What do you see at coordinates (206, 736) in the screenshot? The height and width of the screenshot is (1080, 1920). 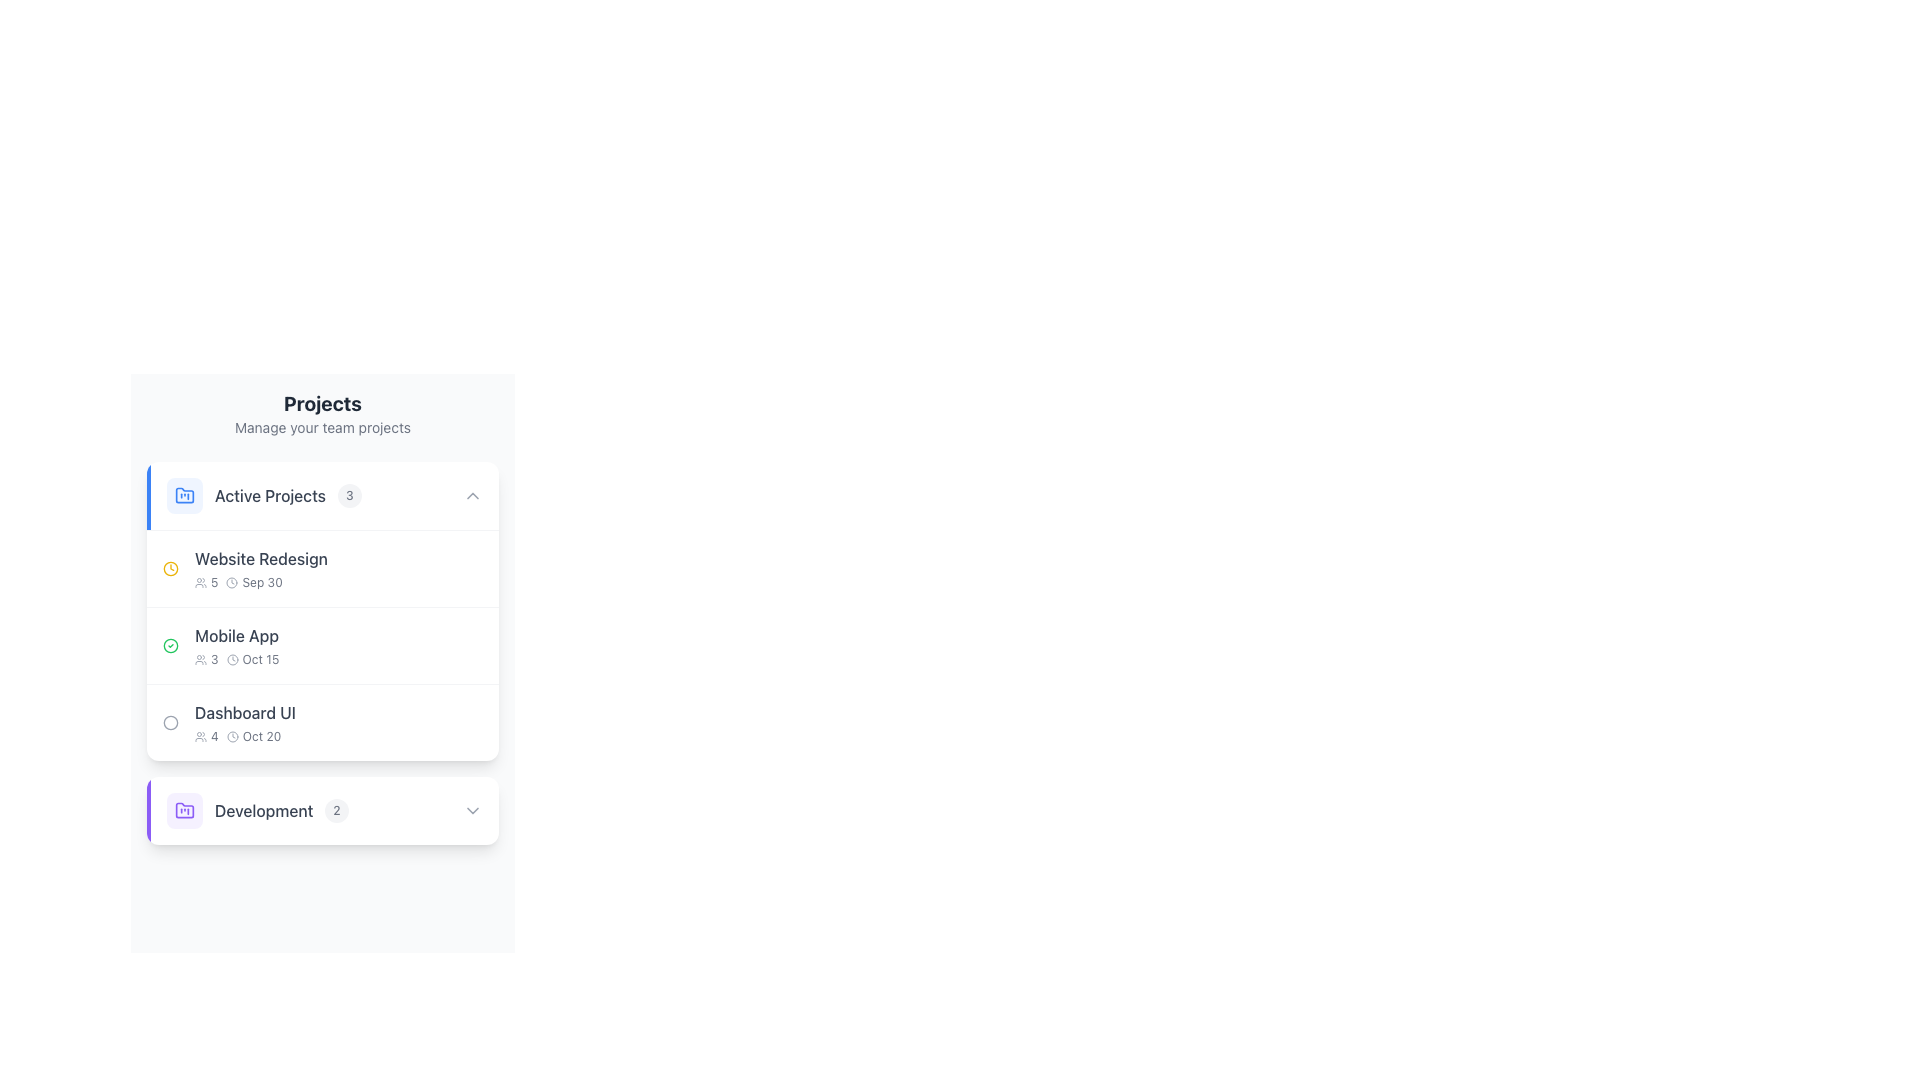 I see `number '4' displayed in the text component with a users icon, located at the bottom section of the 'Dashboard UI' under 'Active Projects'` at bounding box center [206, 736].